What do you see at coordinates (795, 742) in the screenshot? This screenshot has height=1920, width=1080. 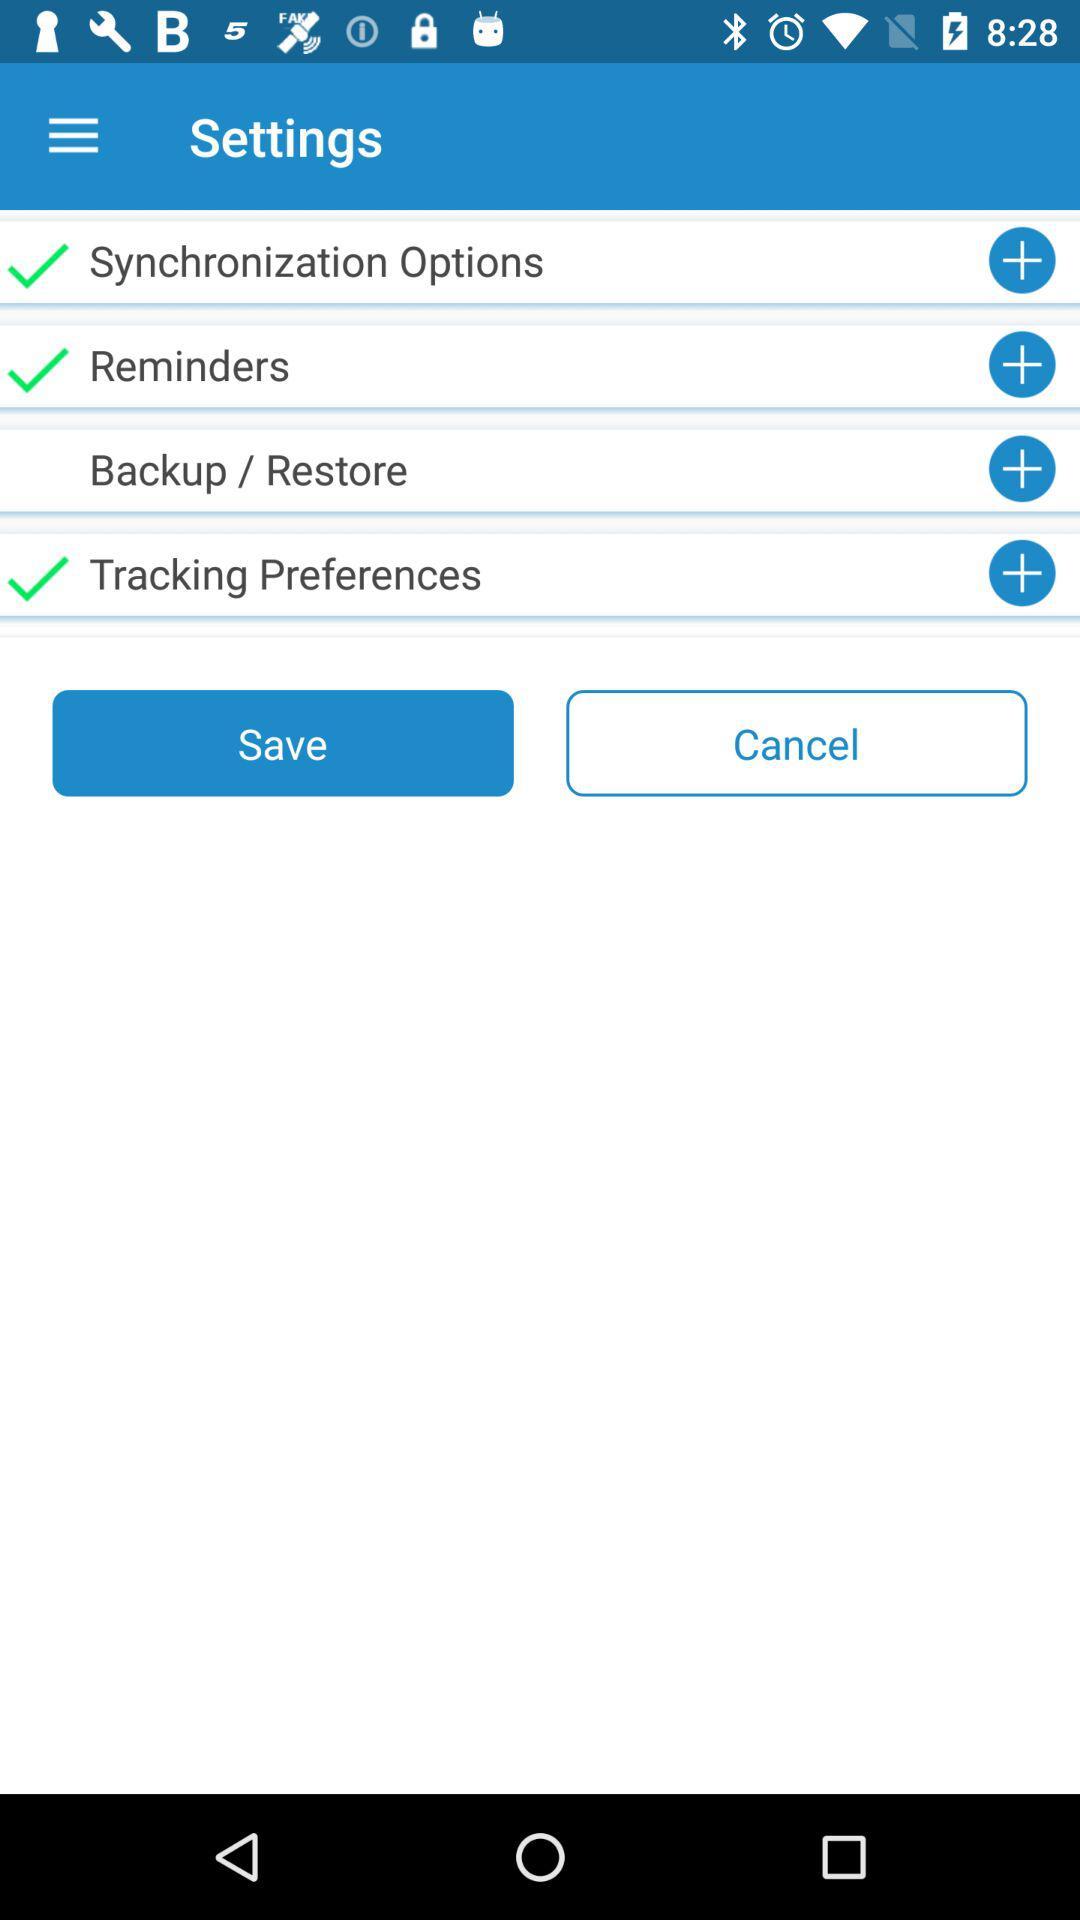 I see `item next to the save item` at bounding box center [795, 742].